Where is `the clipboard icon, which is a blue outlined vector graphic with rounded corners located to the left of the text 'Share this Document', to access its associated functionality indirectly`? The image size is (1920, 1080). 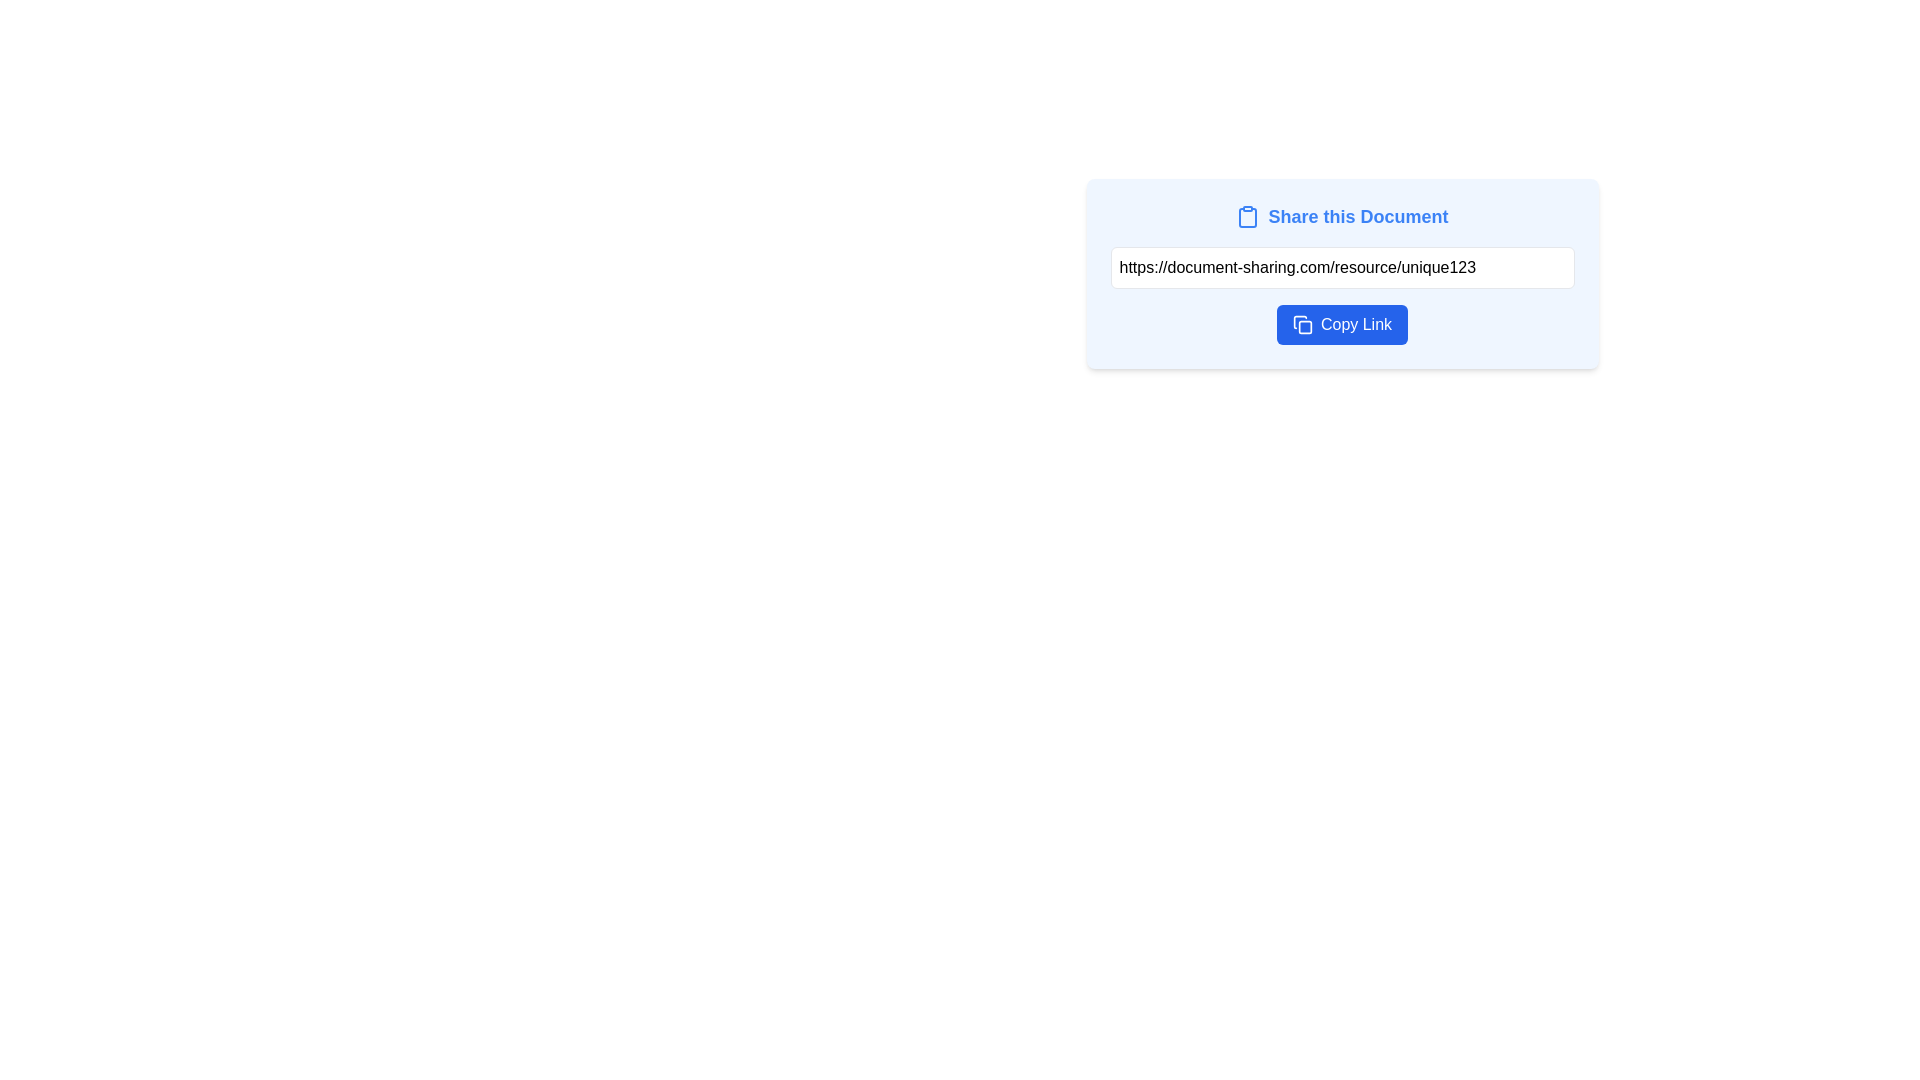
the clipboard icon, which is a blue outlined vector graphic with rounded corners located to the left of the text 'Share this Document', to access its associated functionality indirectly is located at coordinates (1247, 216).